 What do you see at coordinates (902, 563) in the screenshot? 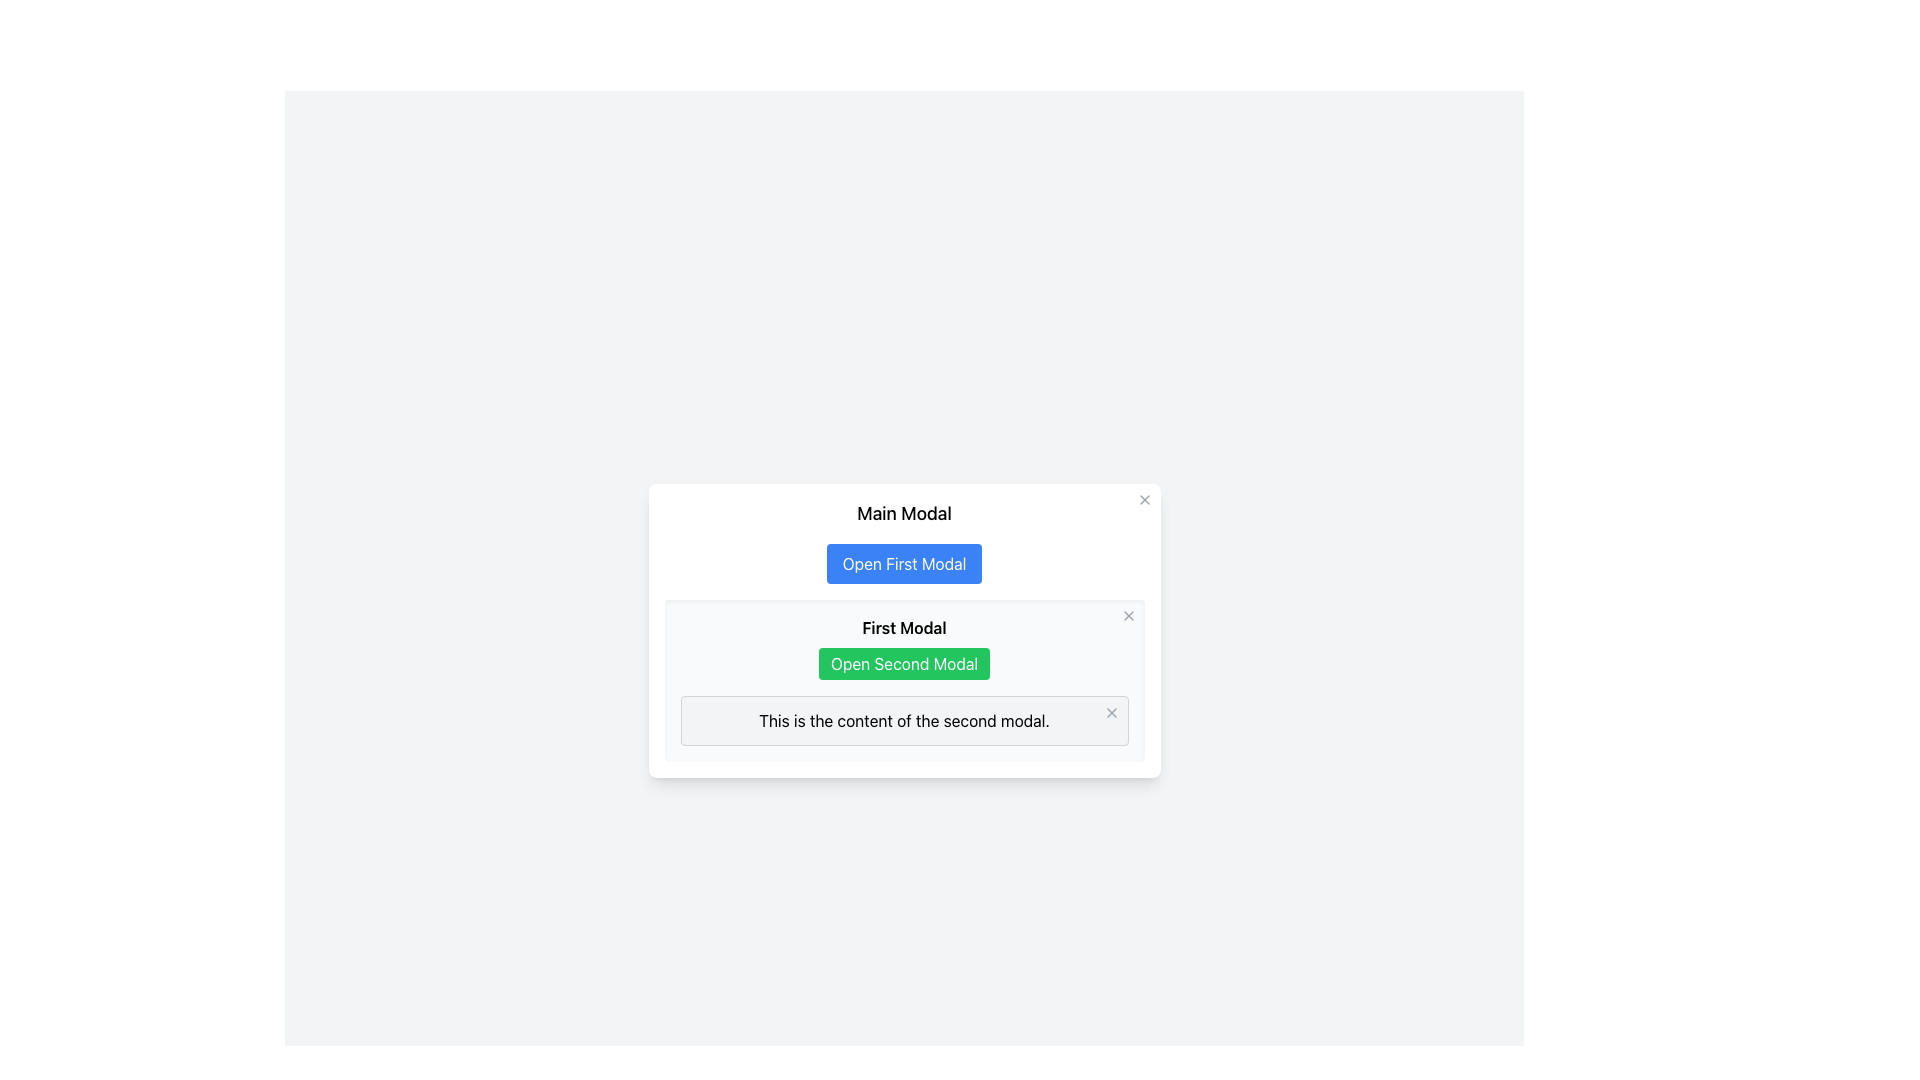
I see `the button located directly beneath the 'Main Modal' heading` at bounding box center [902, 563].